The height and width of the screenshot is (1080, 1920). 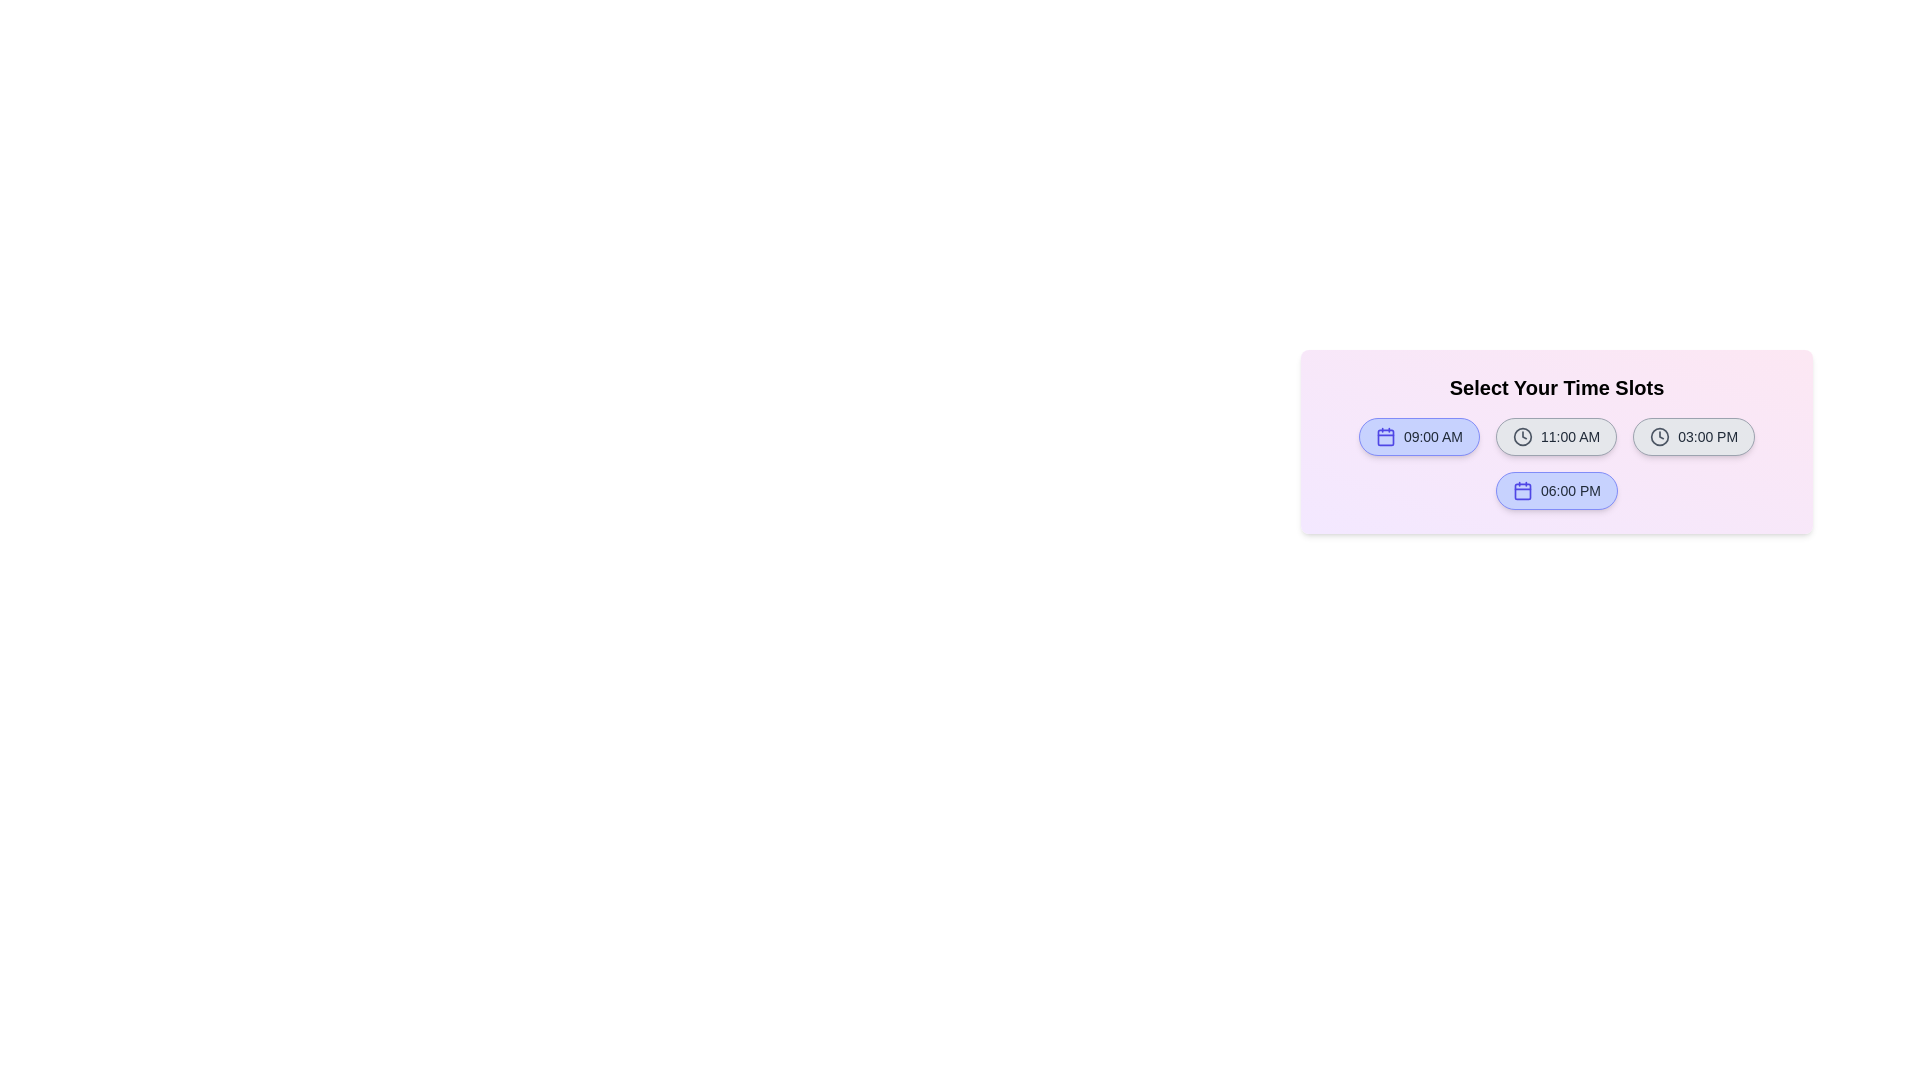 What do you see at coordinates (1693, 435) in the screenshot?
I see `the time slot labeled 03:00 PM` at bounding box center [1693, 435].